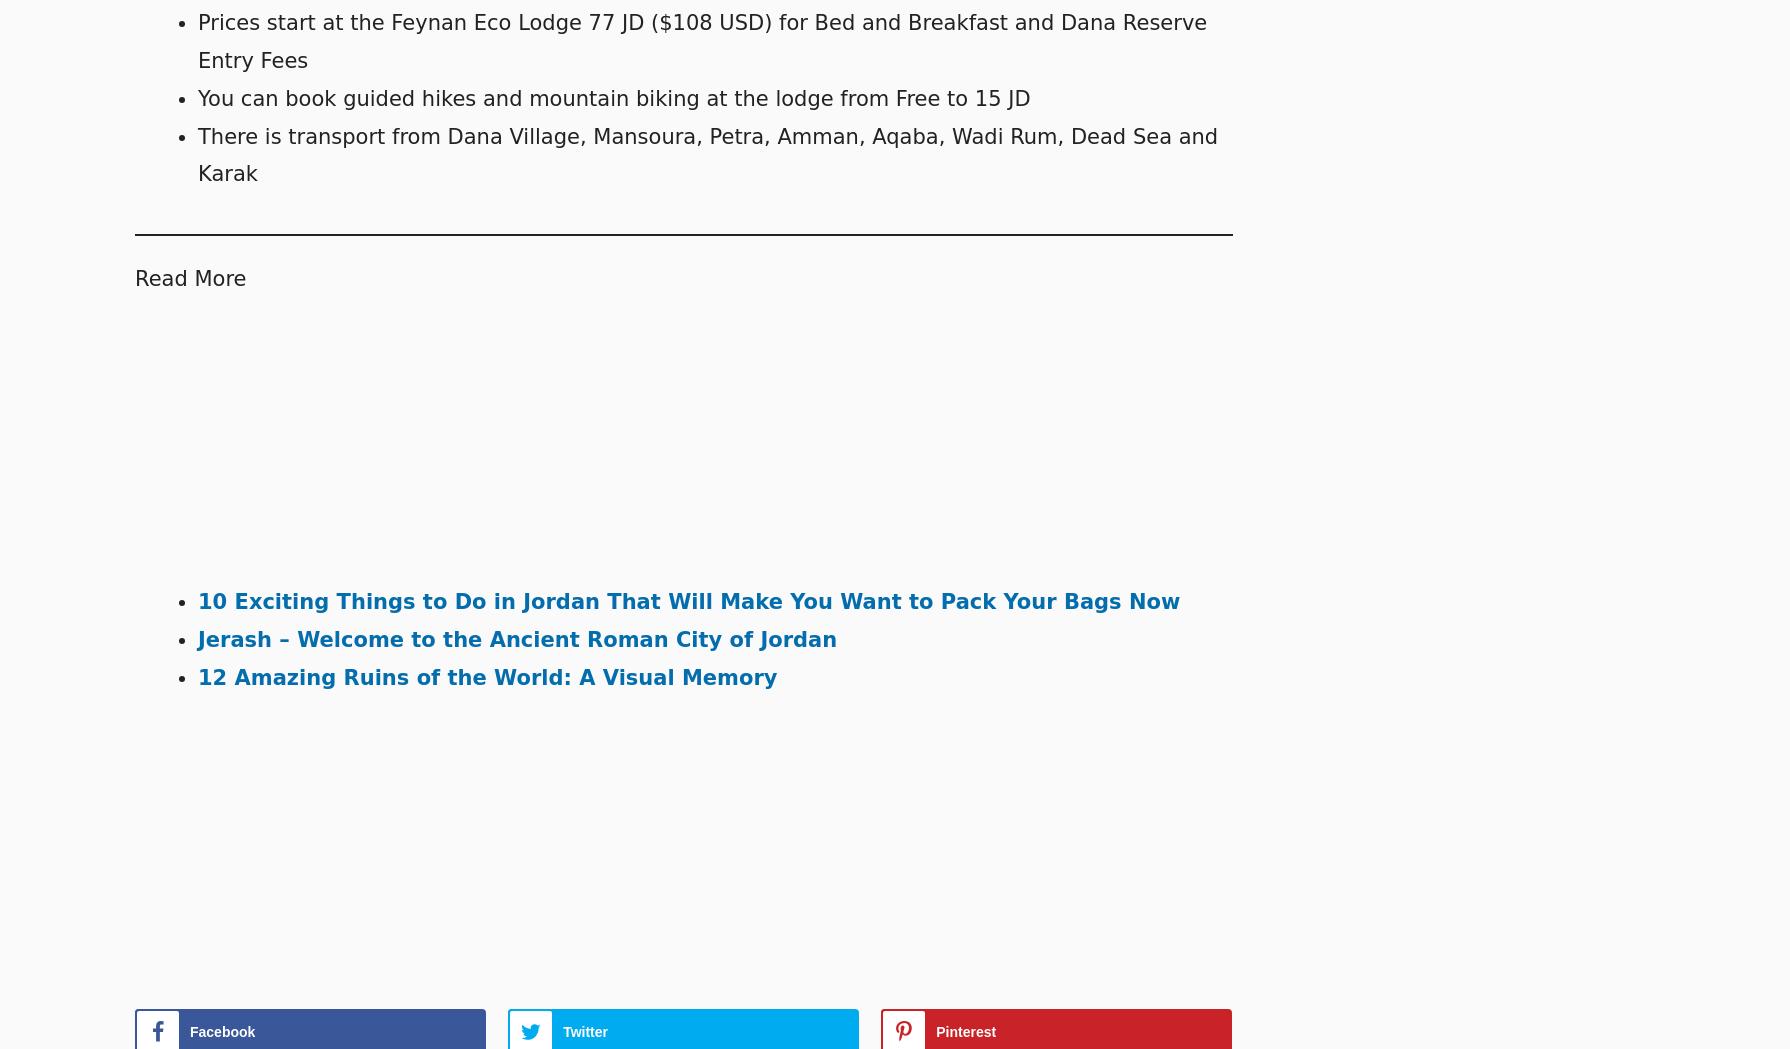  Describe the element at coordinates (516, 639) in the screenshot. I see `'Jerash – Welcome to the Ancient Roman City of Jordan'` at that location.